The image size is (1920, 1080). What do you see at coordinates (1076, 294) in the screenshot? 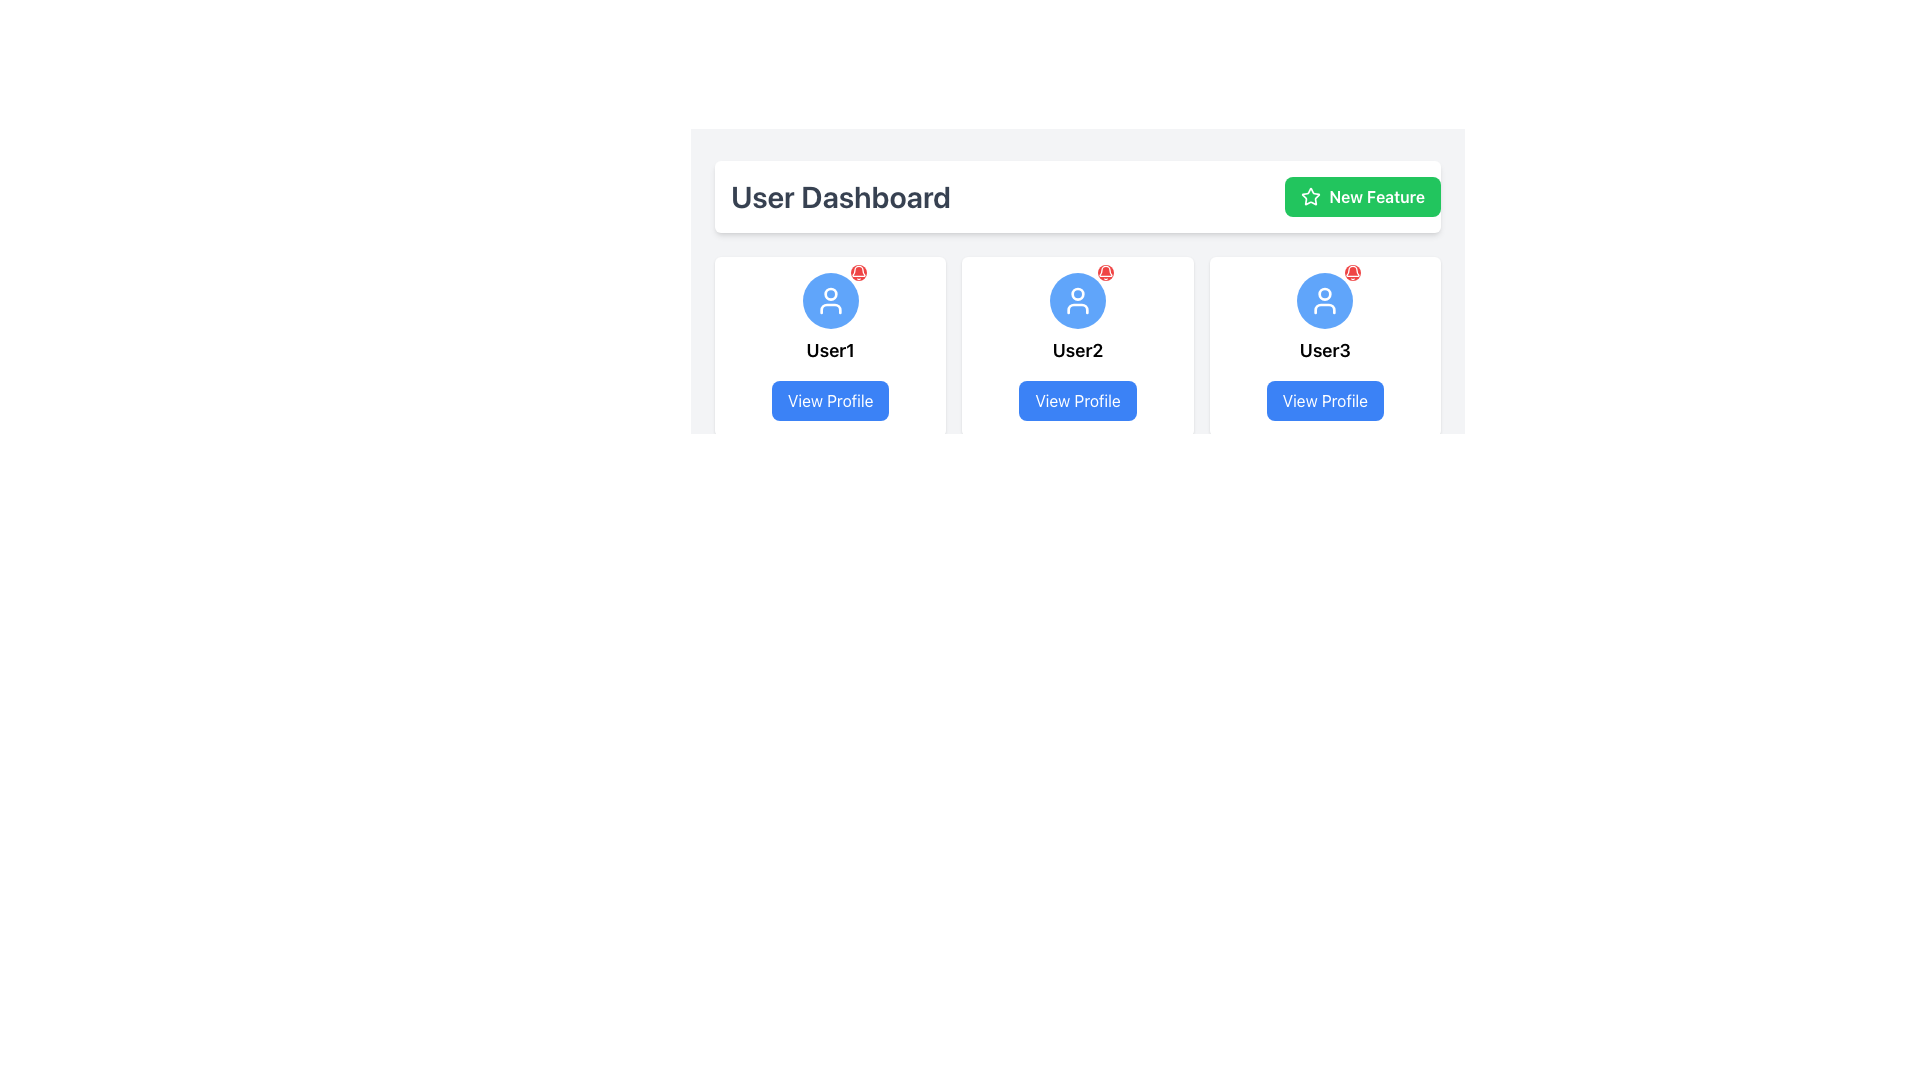
I see `the vector circle element within the user profile icon for User3, located at the top-central position of the icon` at bounding box center [1076, 294].